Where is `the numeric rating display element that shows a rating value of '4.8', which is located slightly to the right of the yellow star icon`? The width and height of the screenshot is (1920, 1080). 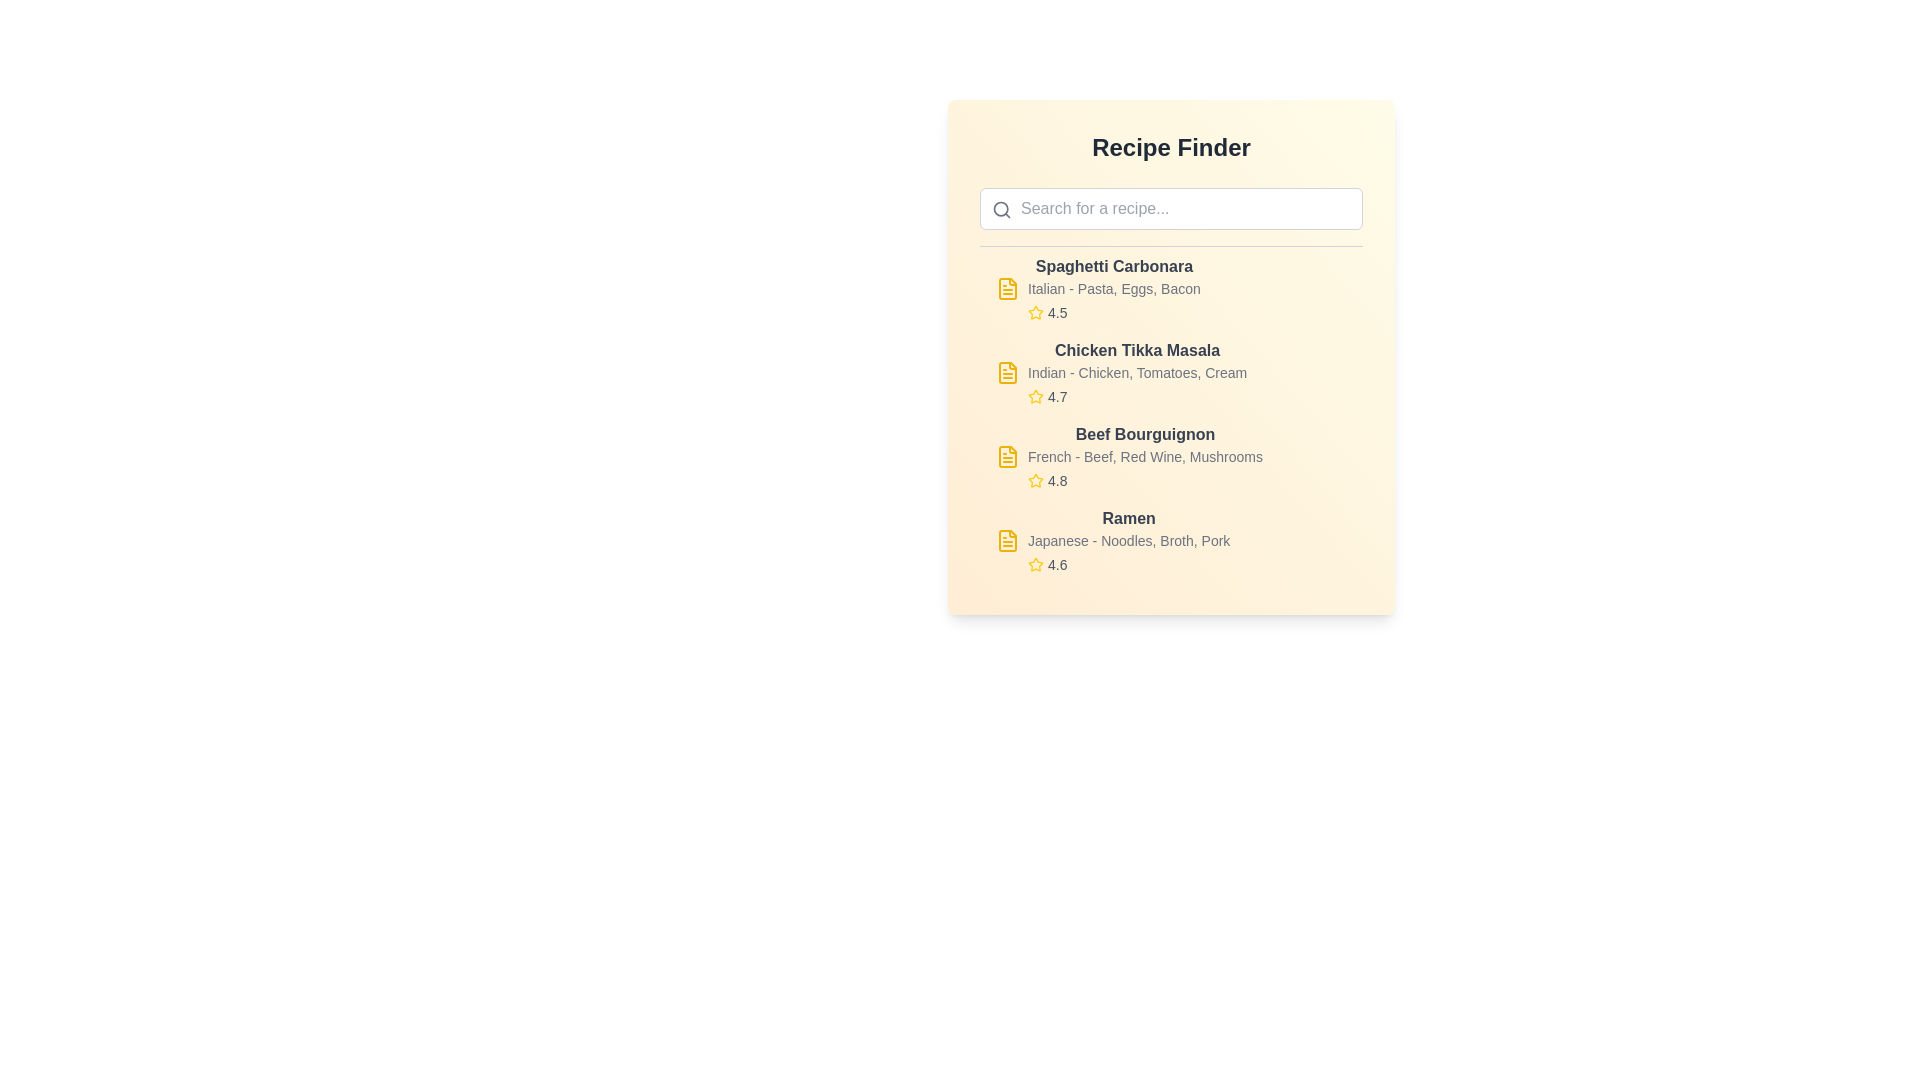 the numeric rating display element that shows a rating value of '4.8', which is located slightly to the right of the yellow star icon is located at coordinates (1056, 481).